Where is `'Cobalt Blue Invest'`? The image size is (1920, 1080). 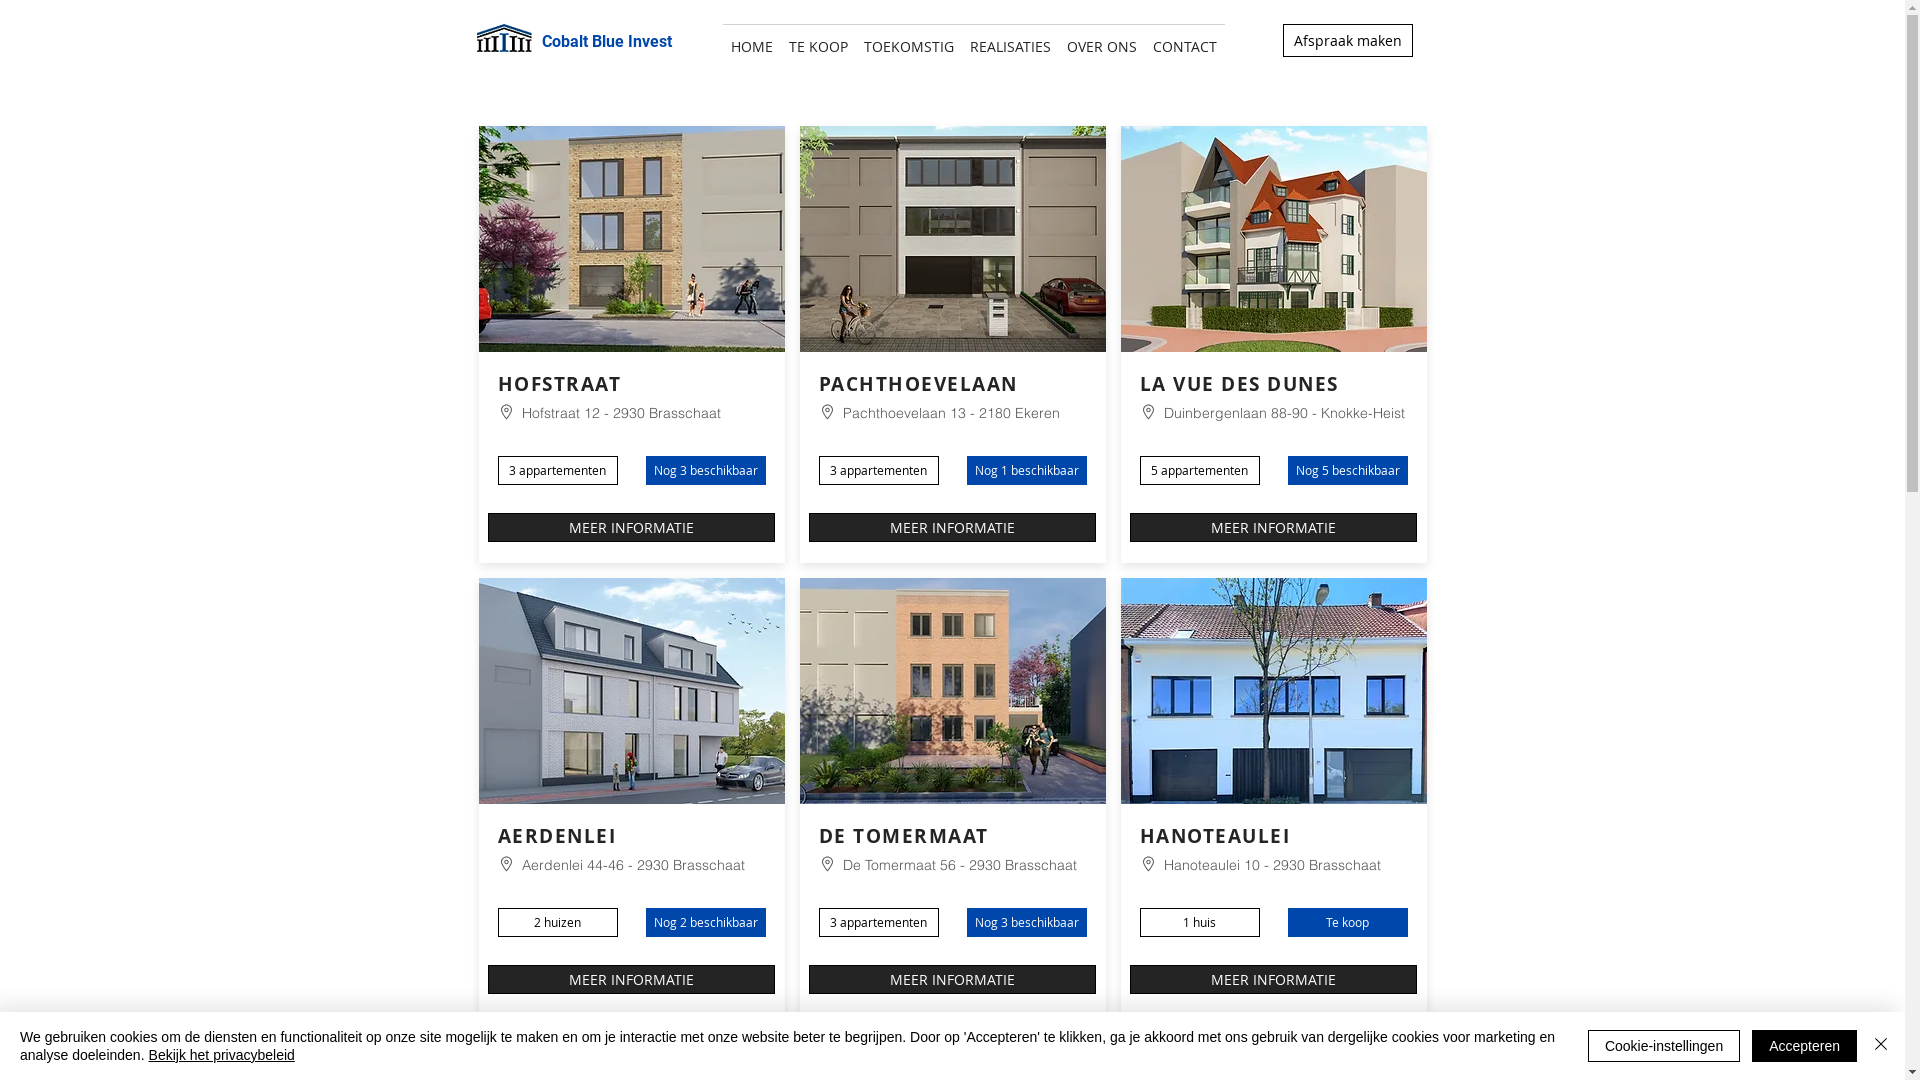 'Cobalt Blue Invest' is located at coordinates (605, 41).